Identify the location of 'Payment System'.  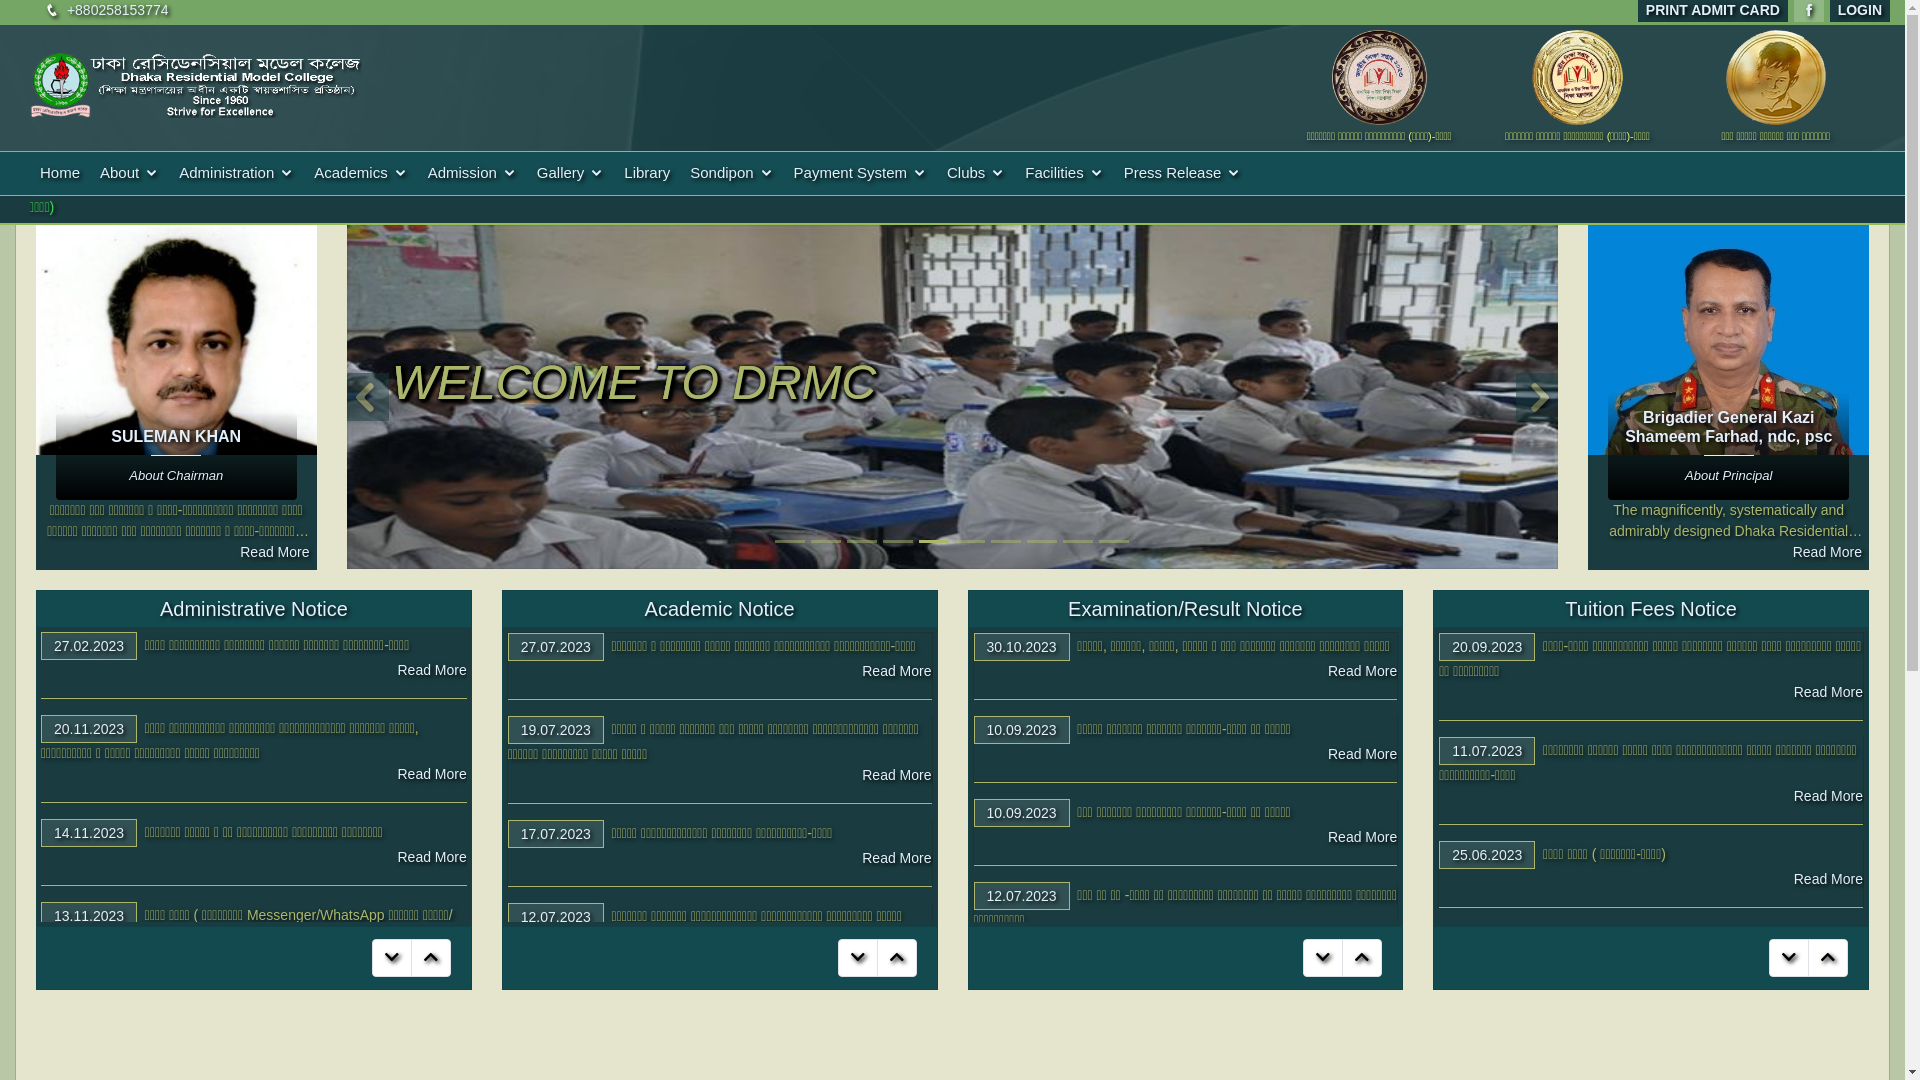
(860, 172).